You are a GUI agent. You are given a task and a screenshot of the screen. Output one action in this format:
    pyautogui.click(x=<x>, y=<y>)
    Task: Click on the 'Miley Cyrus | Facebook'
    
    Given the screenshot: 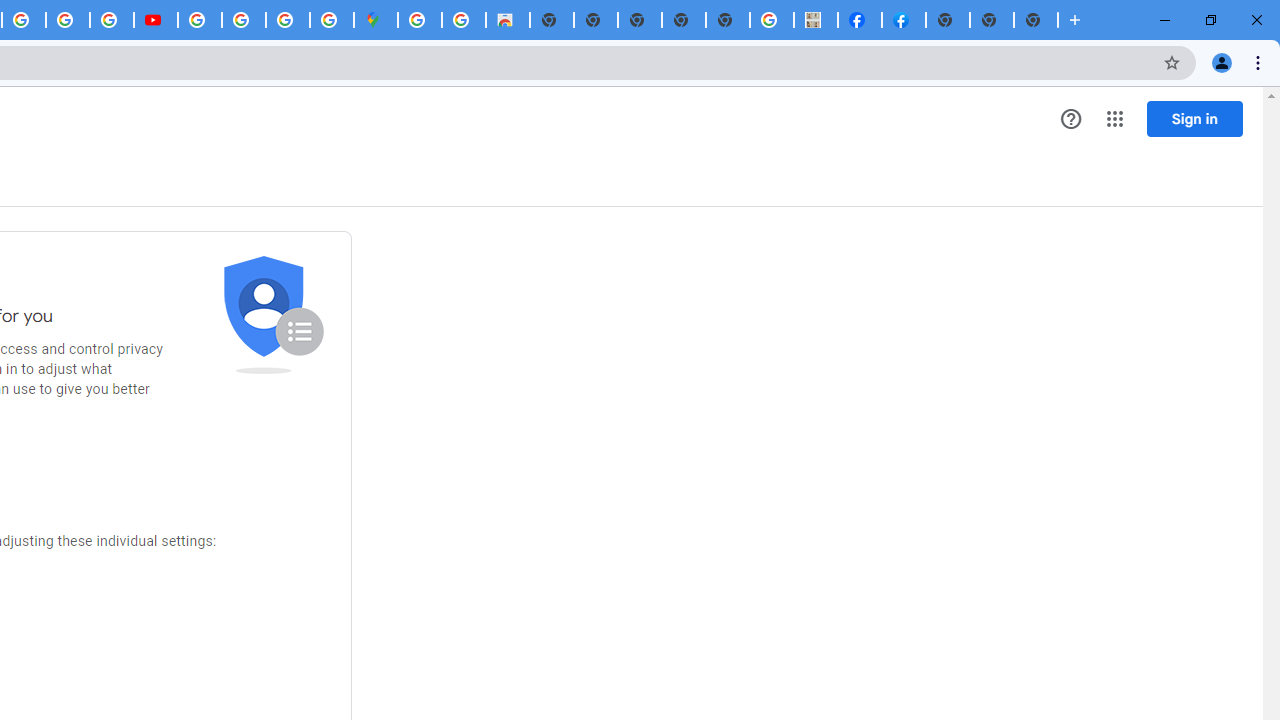 What is the action you would take?
    pyautogui.click(x=860, y=20)
    